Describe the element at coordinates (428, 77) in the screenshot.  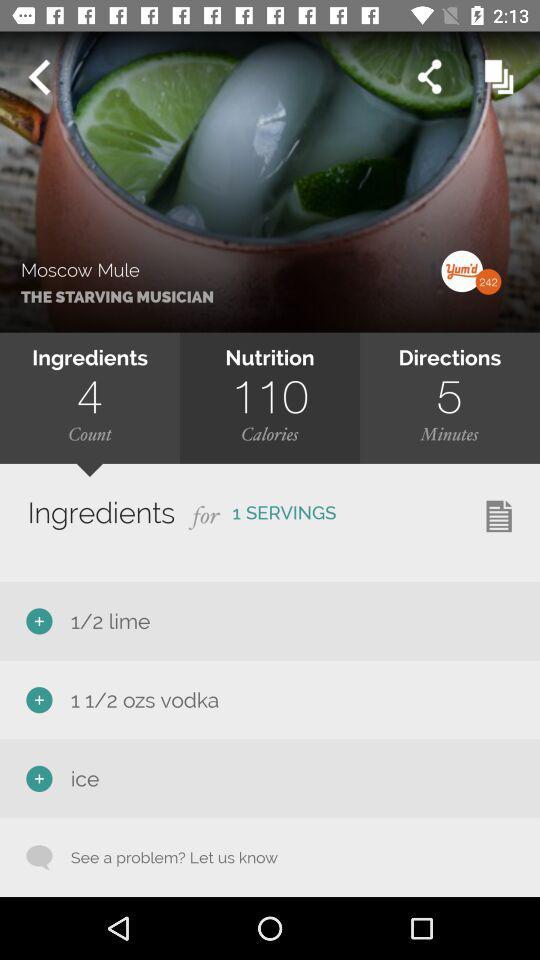
I see `activates the option to share the post` at that location.